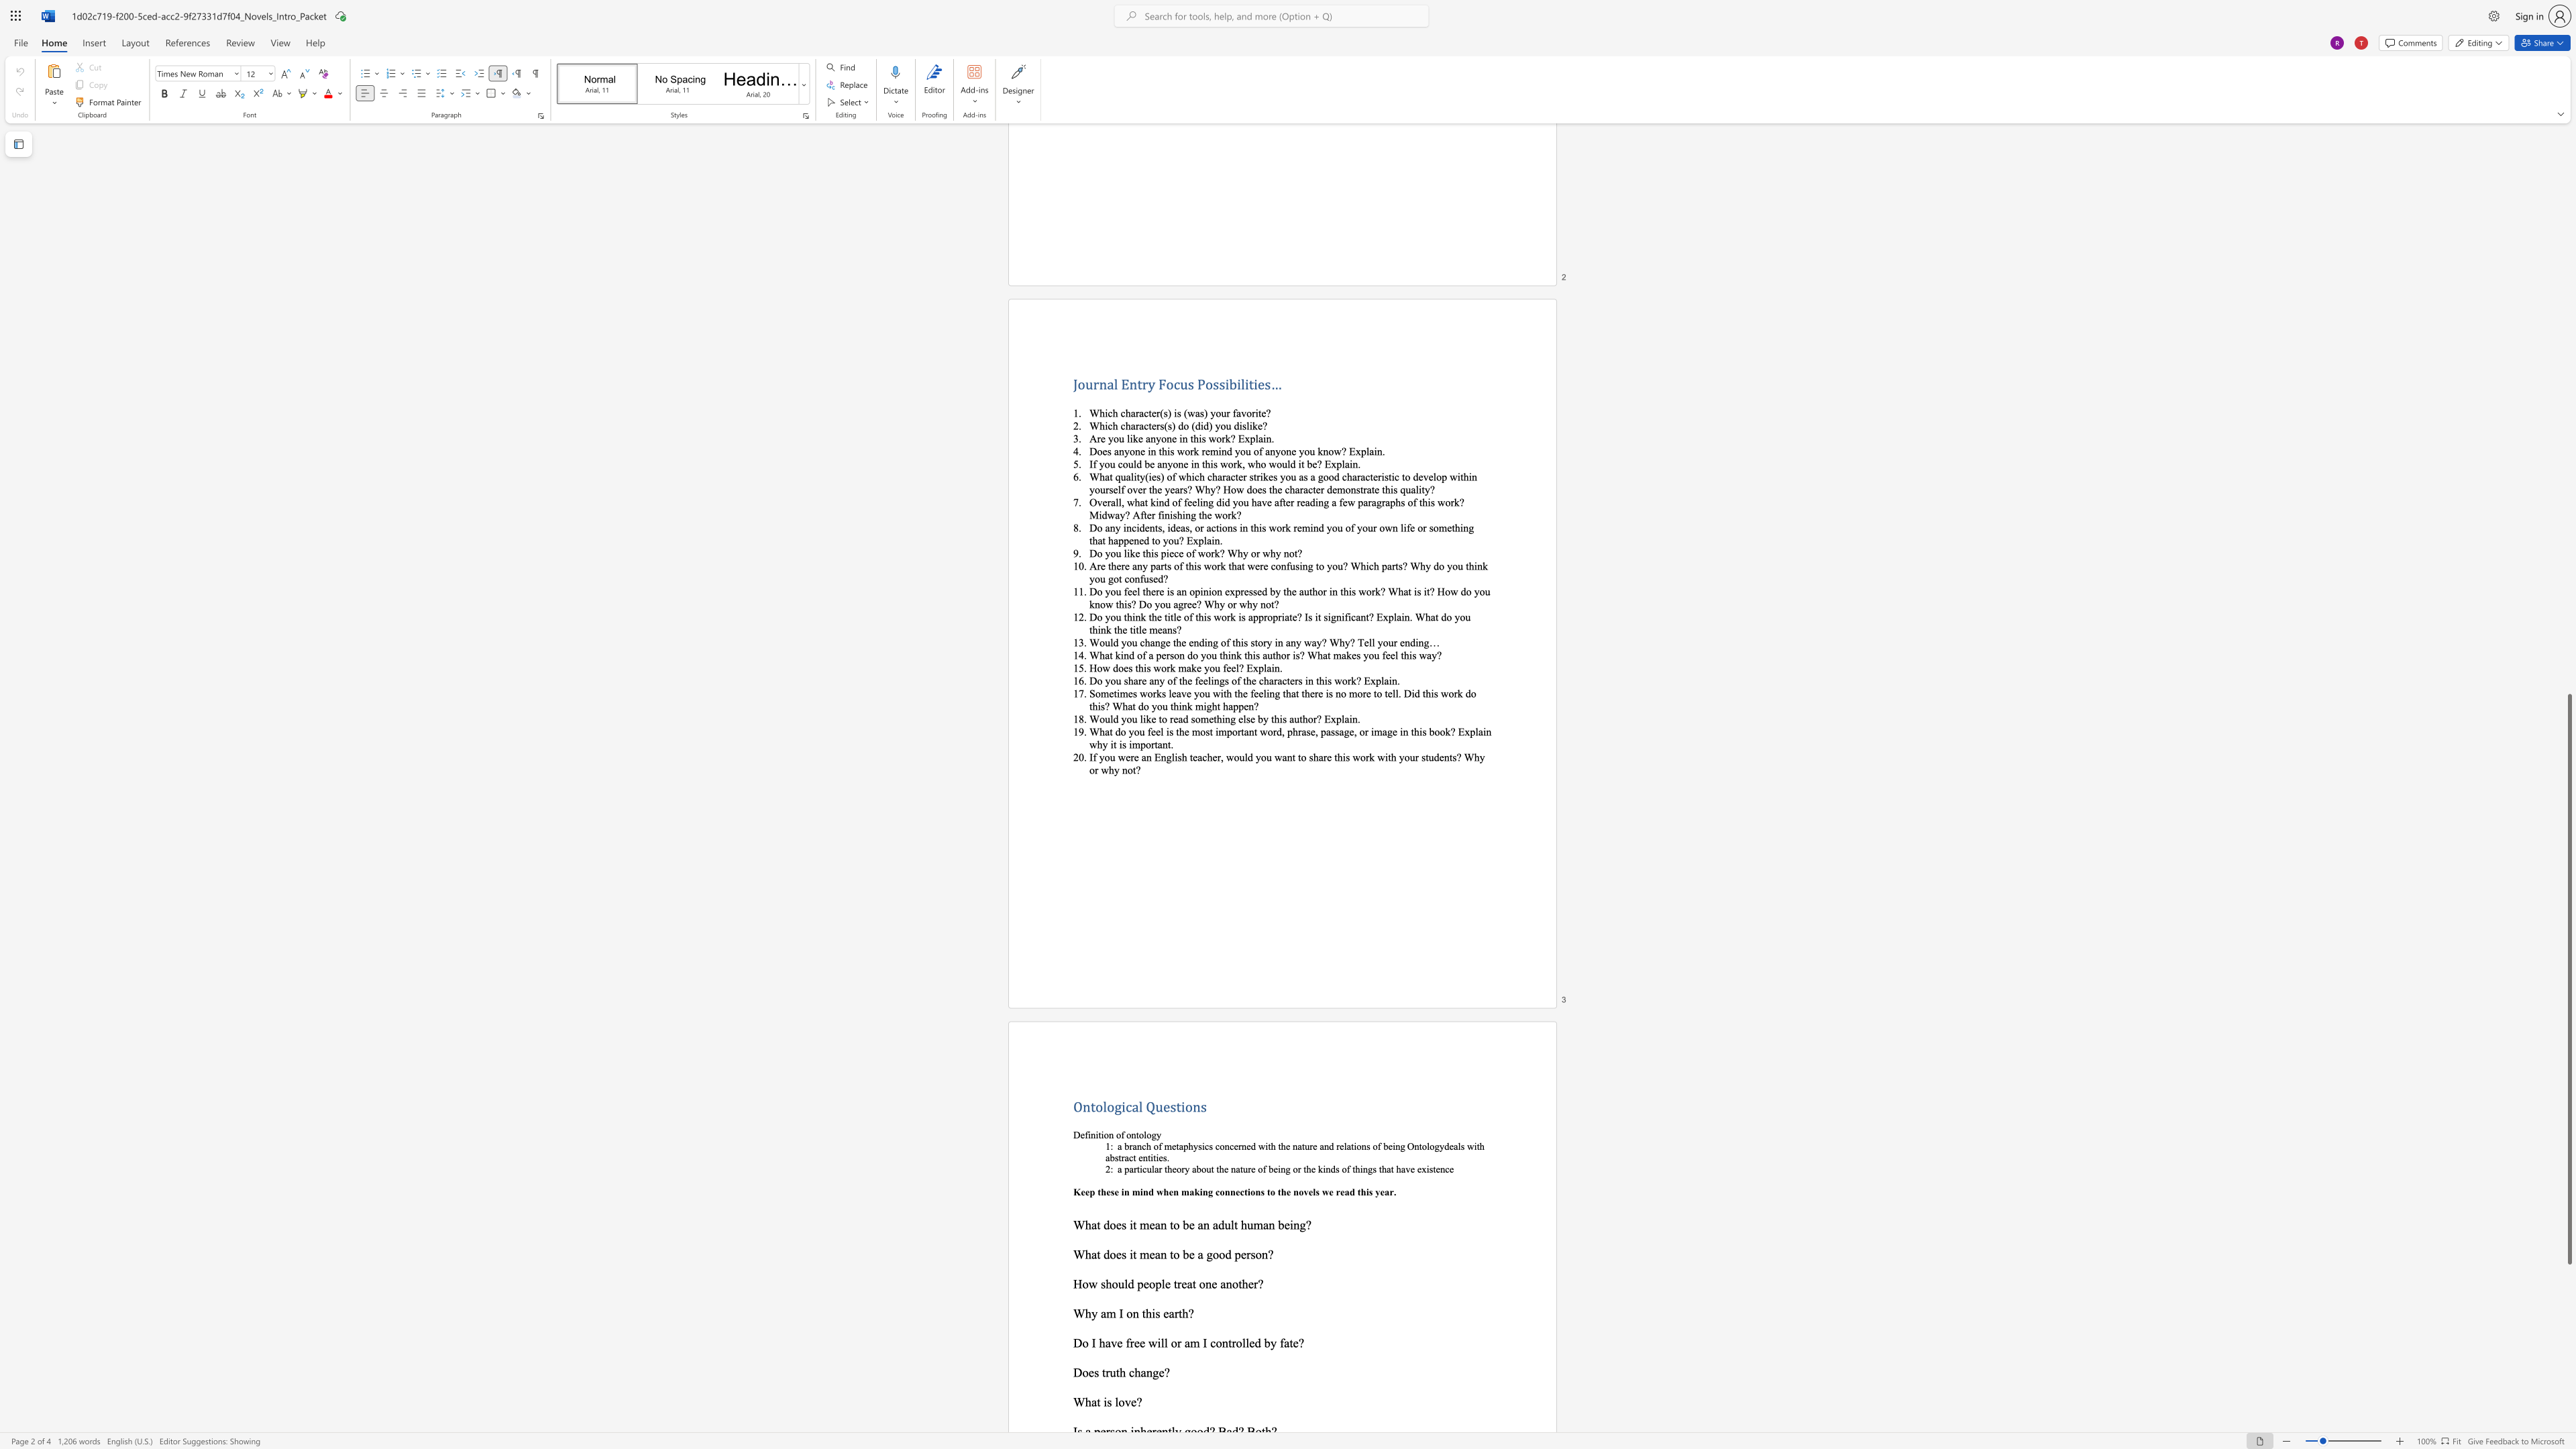  I want to click on the vertical scrollbar to raise the page content, so click(2568, 501).